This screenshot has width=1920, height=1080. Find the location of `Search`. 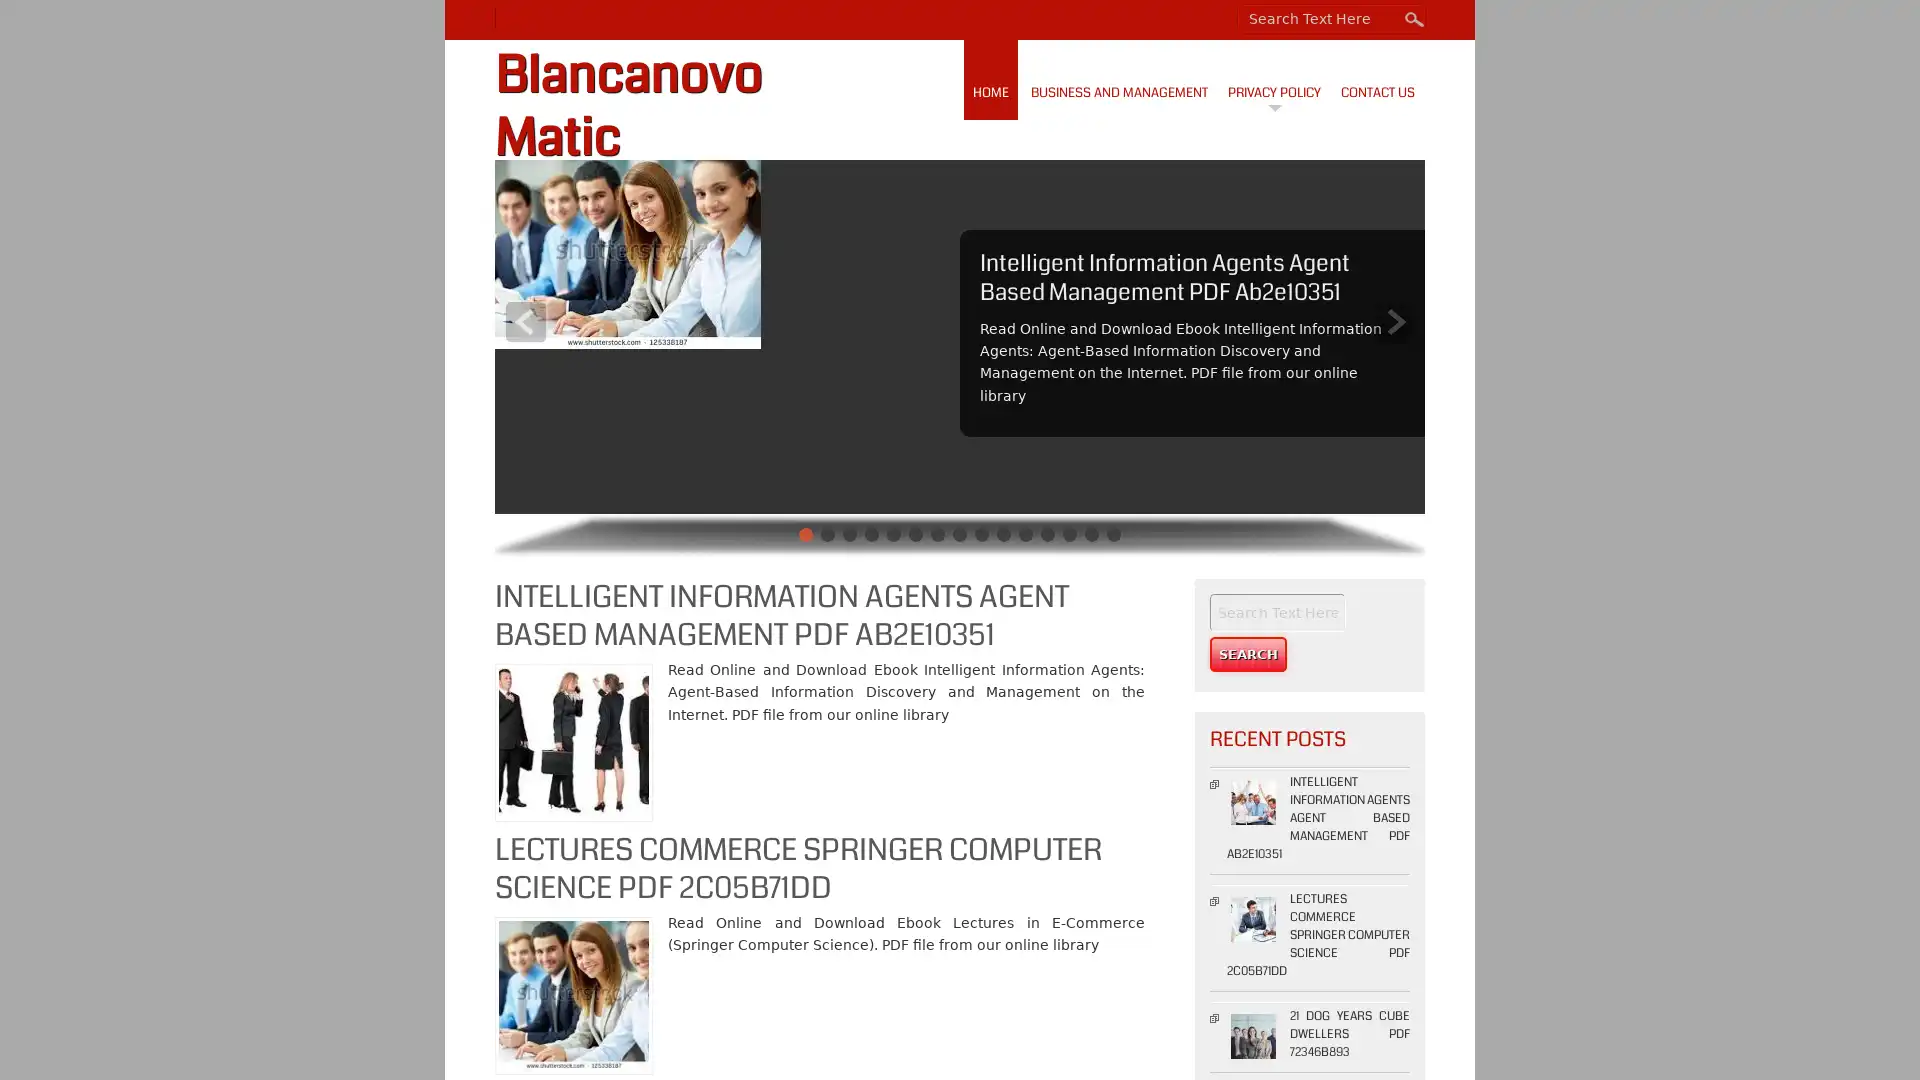

Search is located at coordinates (1247, 654).